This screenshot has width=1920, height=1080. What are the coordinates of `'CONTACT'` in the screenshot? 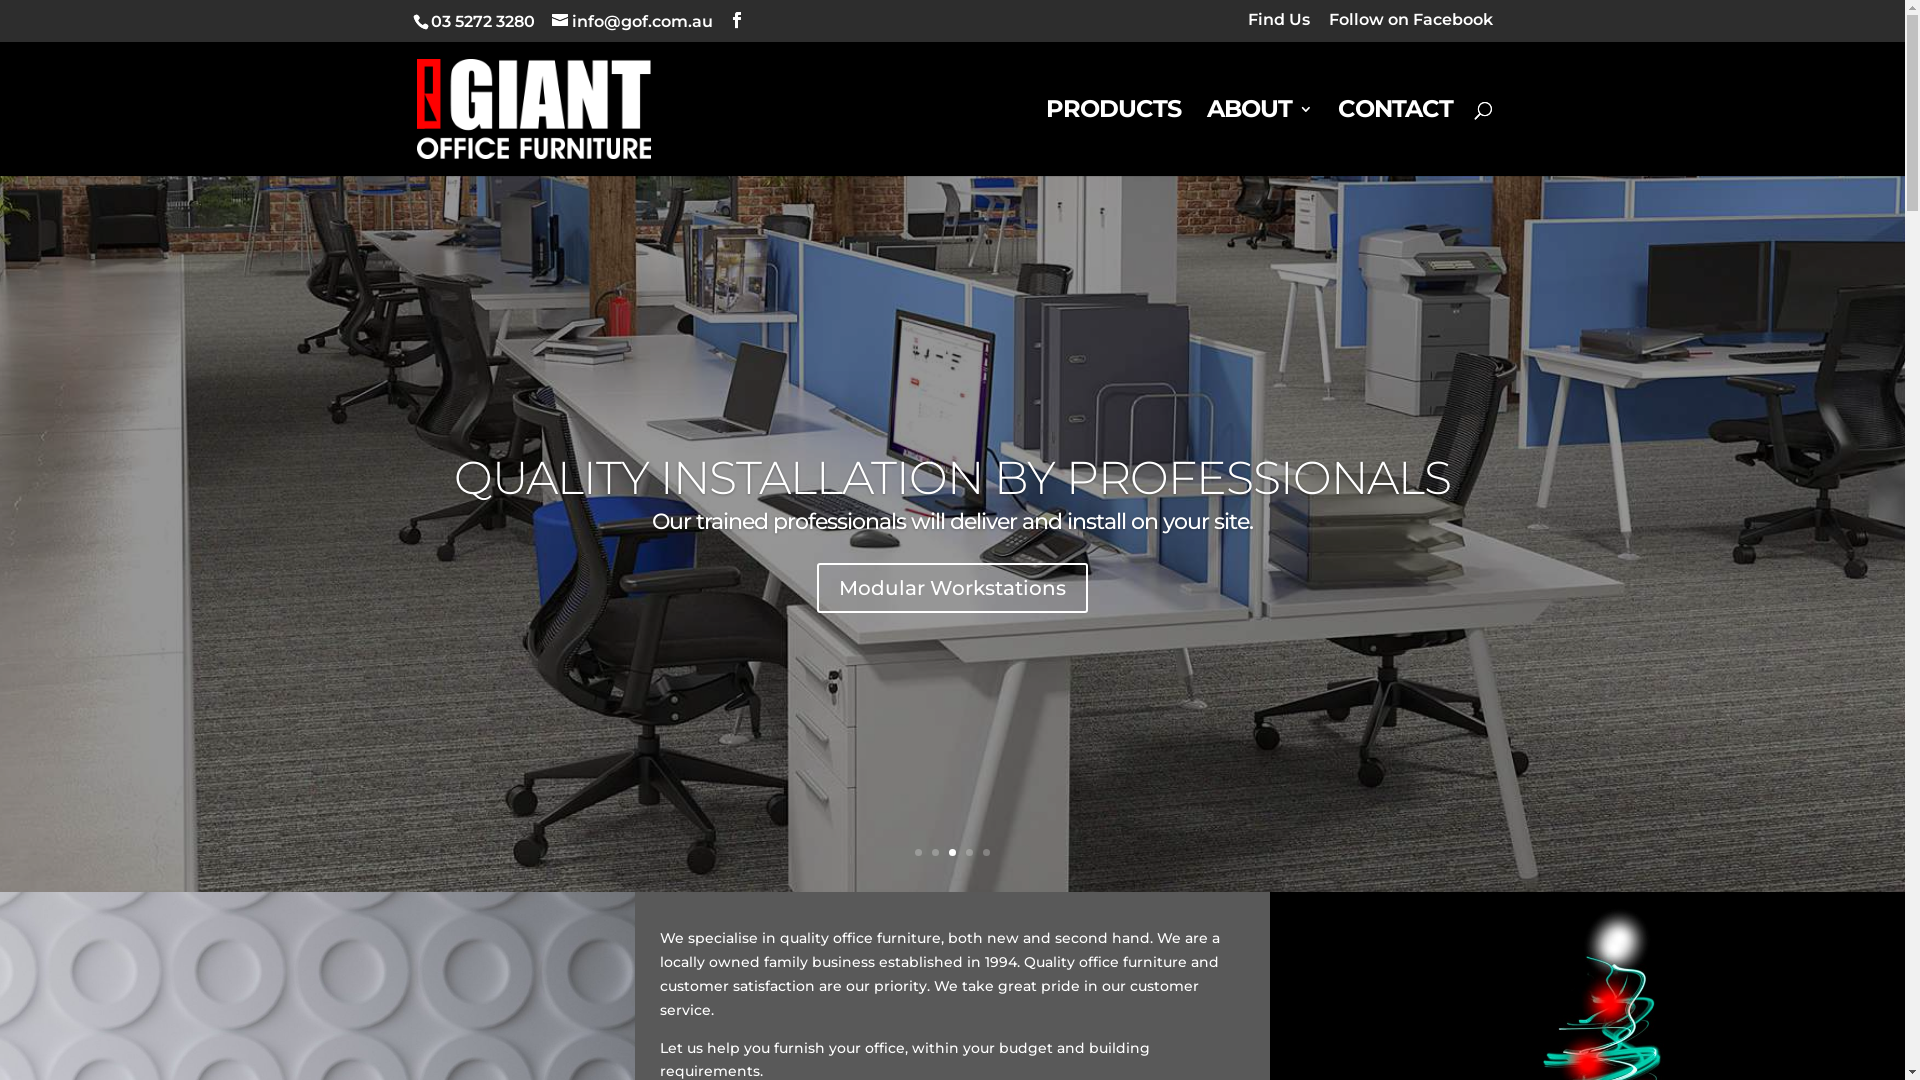 It's located at (1394, 137).